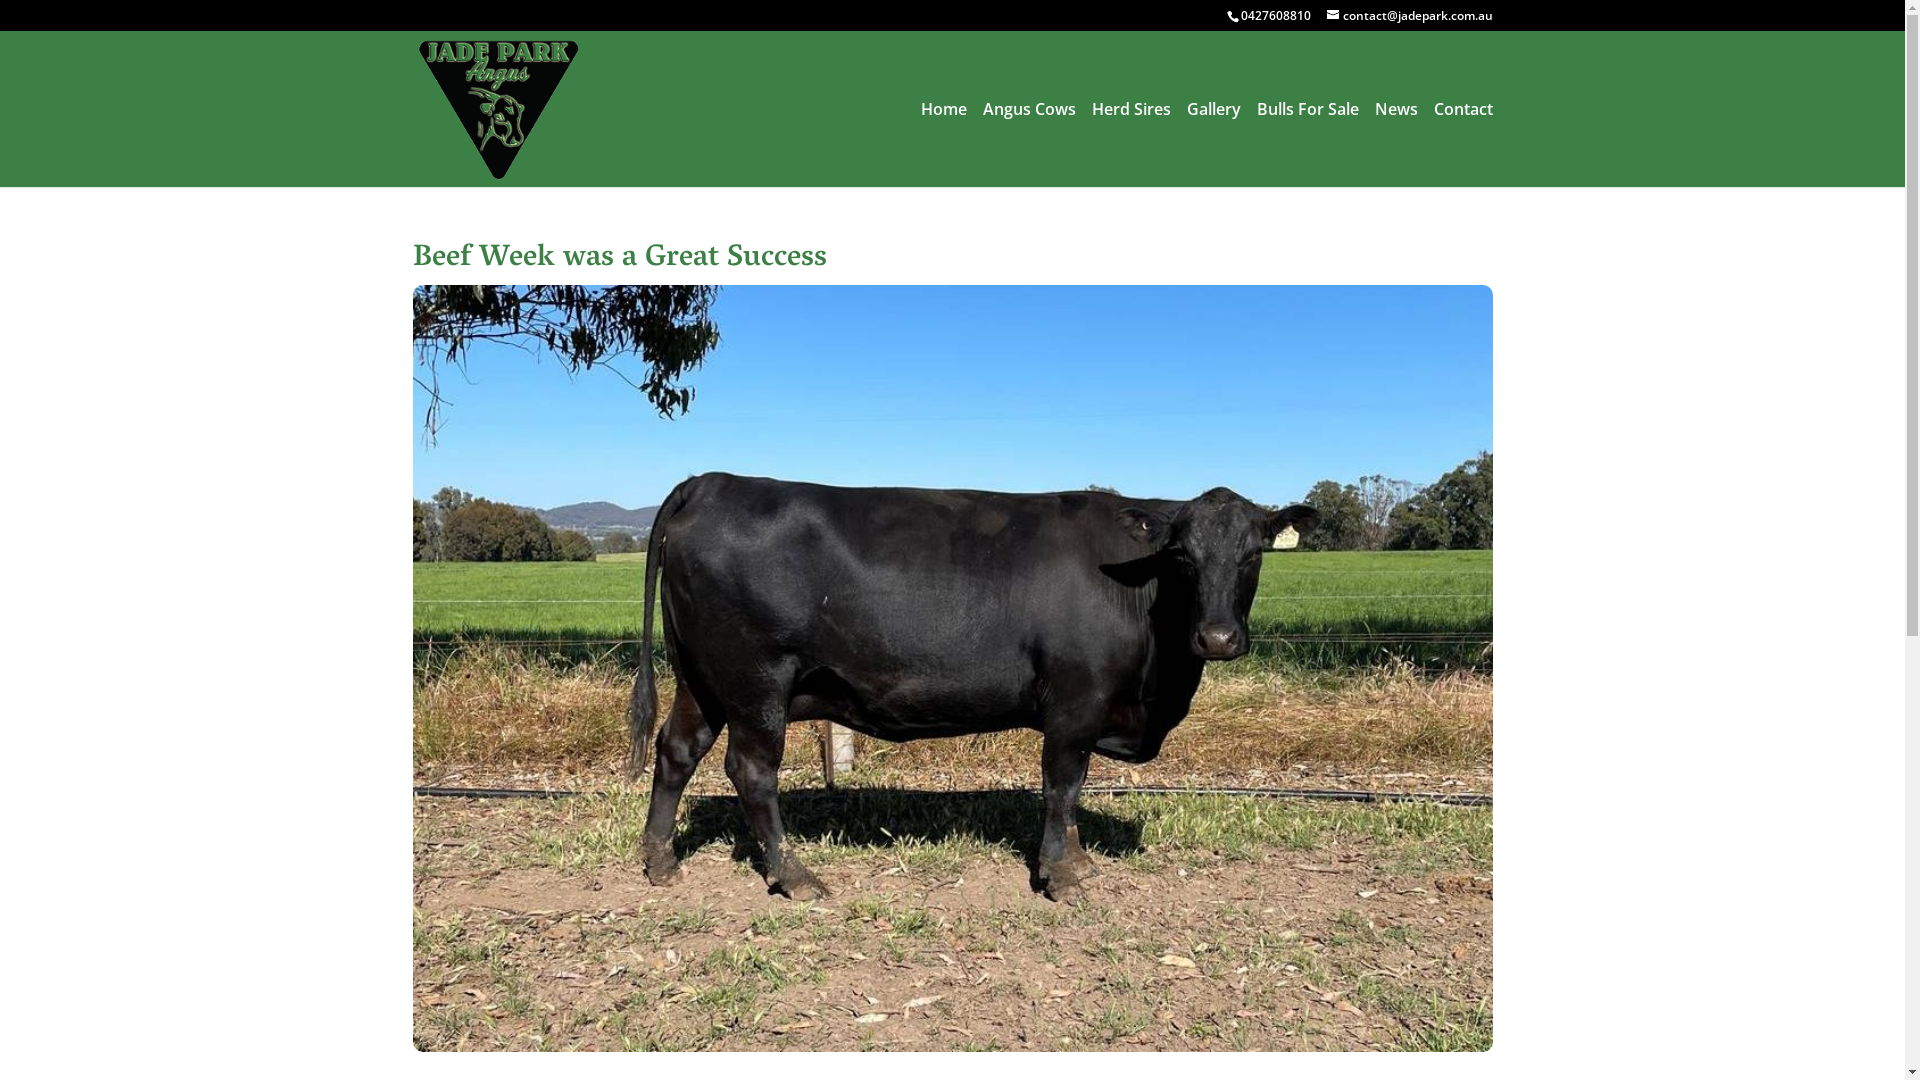 The width and height of the screenshot is (1920, 1080). Describe the element at coordinates (919, 143) in the screenshot. I see `'Home'` at that location.